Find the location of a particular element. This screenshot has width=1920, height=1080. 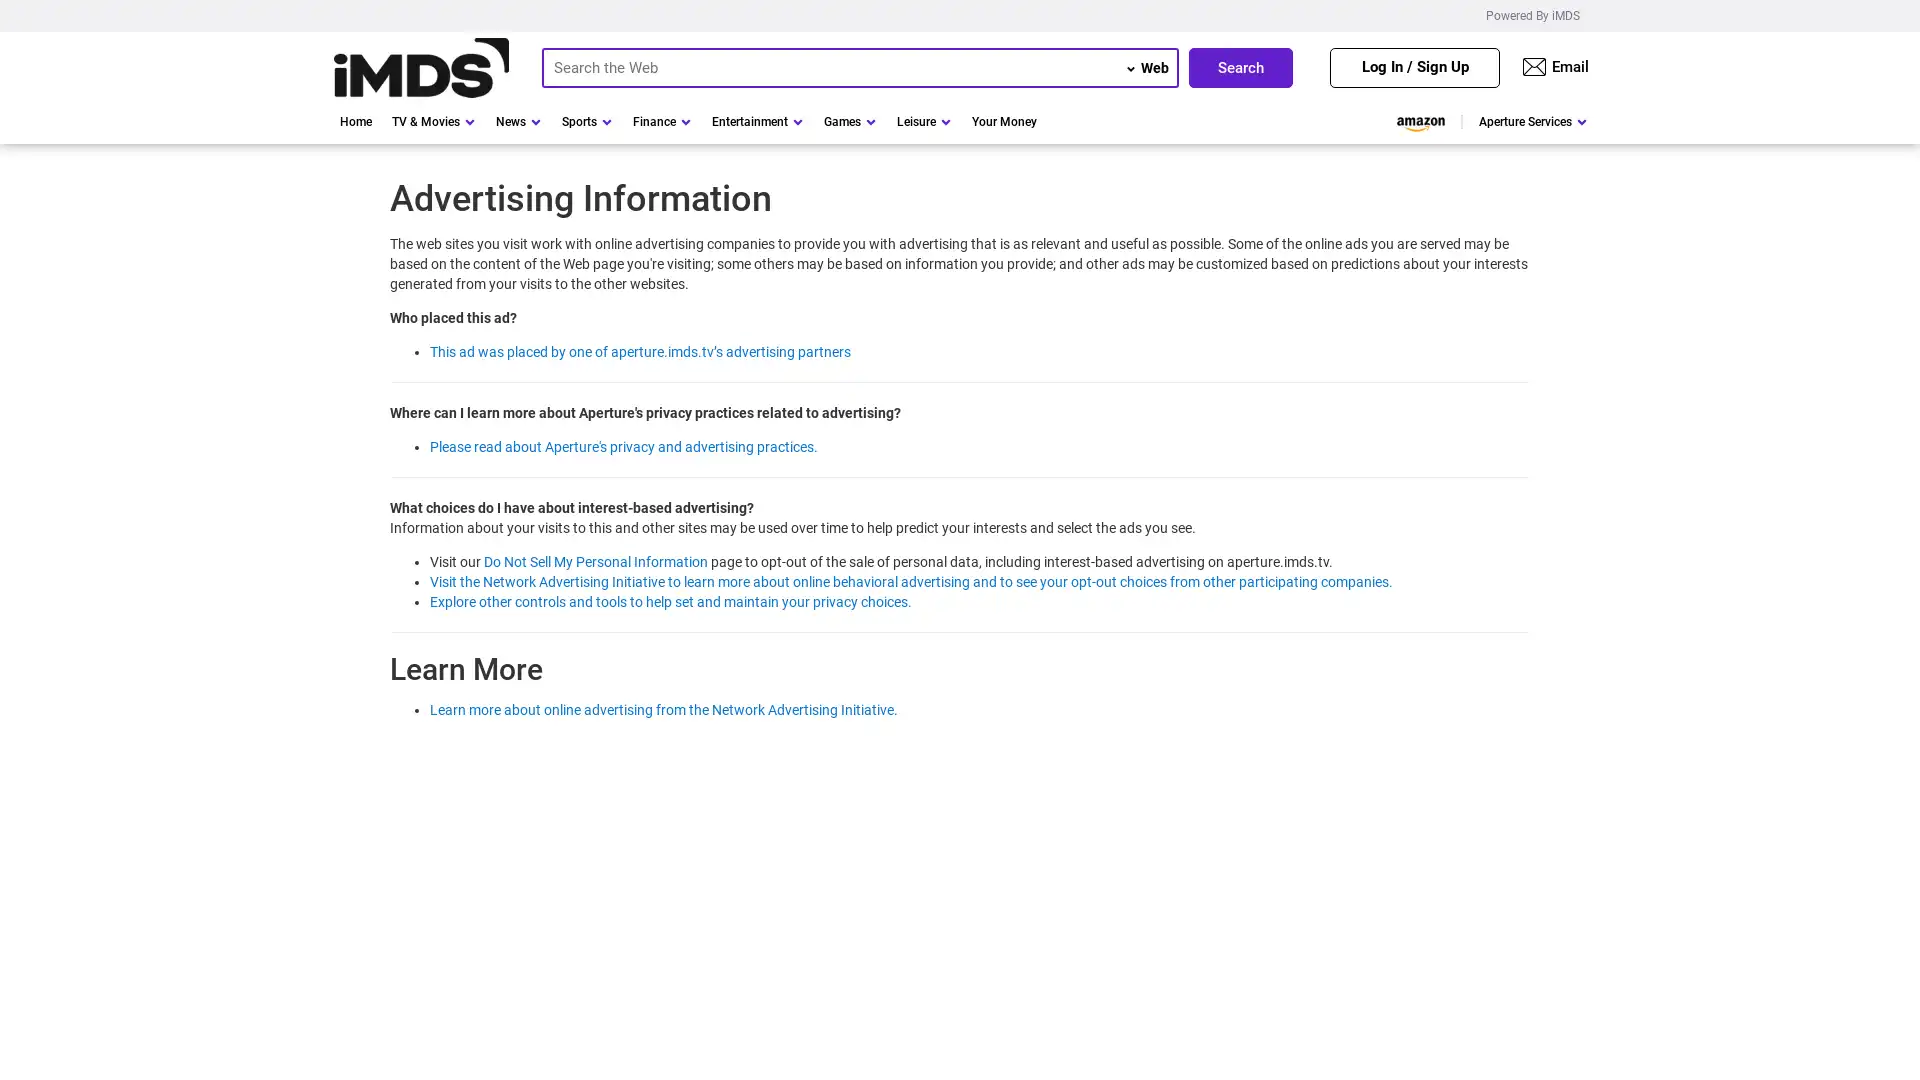

Search is located at coordinates (1240, 67).